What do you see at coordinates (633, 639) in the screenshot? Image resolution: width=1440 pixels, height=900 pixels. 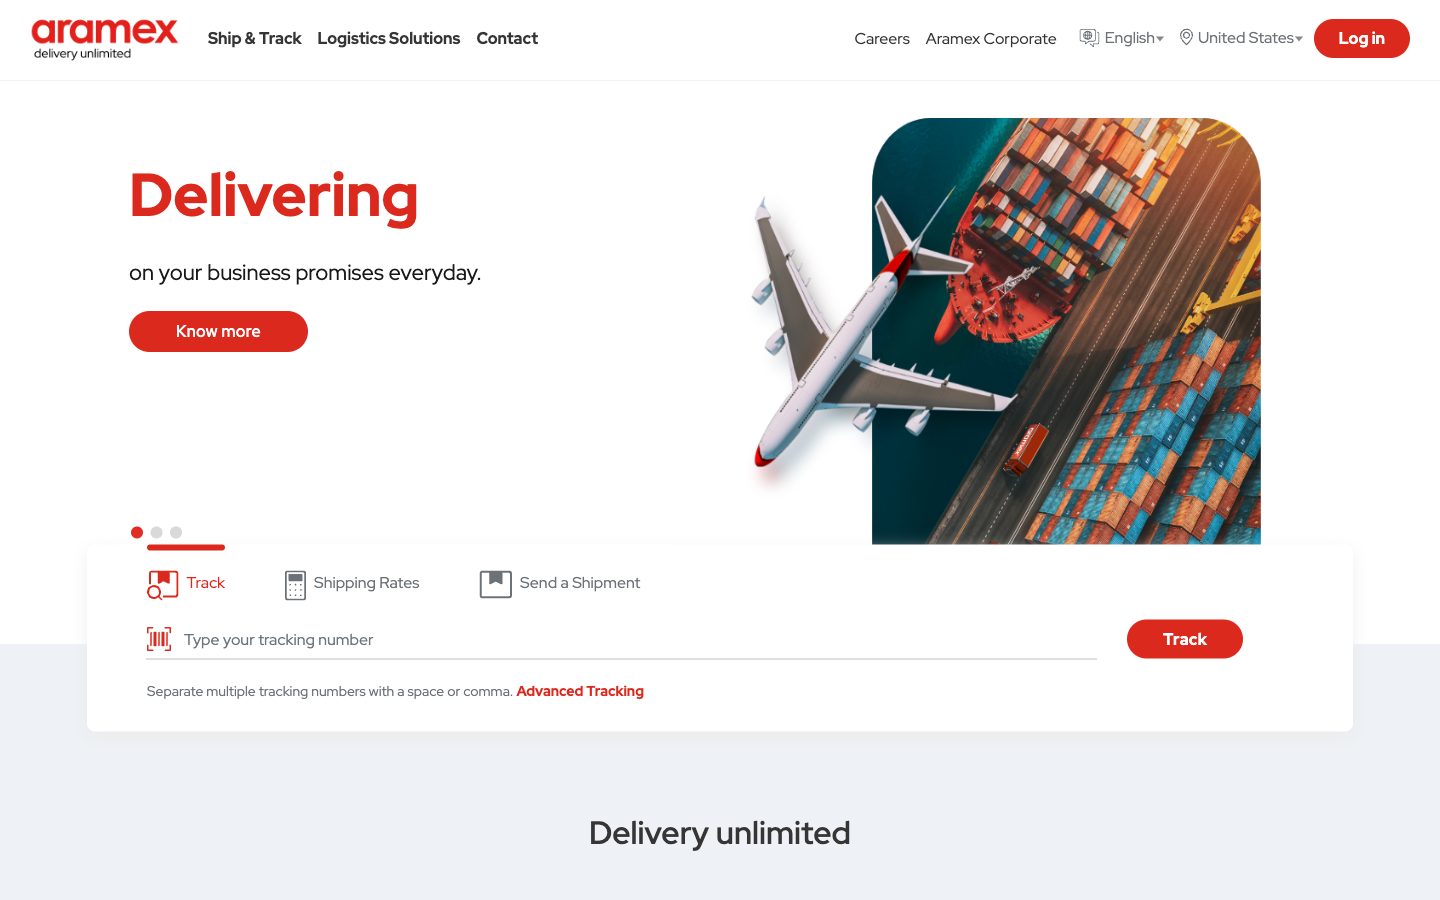 I see `Input the tracking id 123456 in the search bar to find the shipment details` at bounding box center [633, 639].